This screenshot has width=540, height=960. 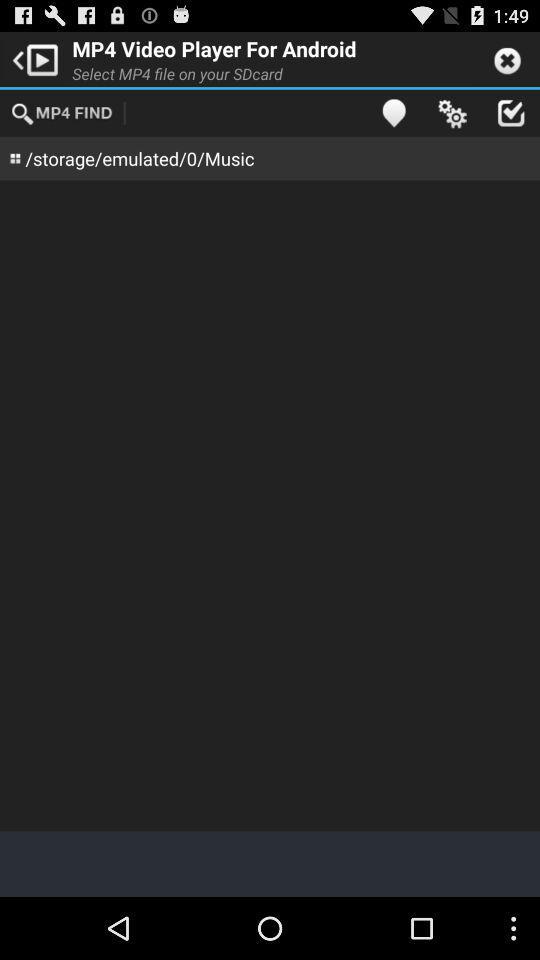 What do you see at coordinates (510, 120) in the screenshot?
I see `the check icon` at bounding box center [510, 120].